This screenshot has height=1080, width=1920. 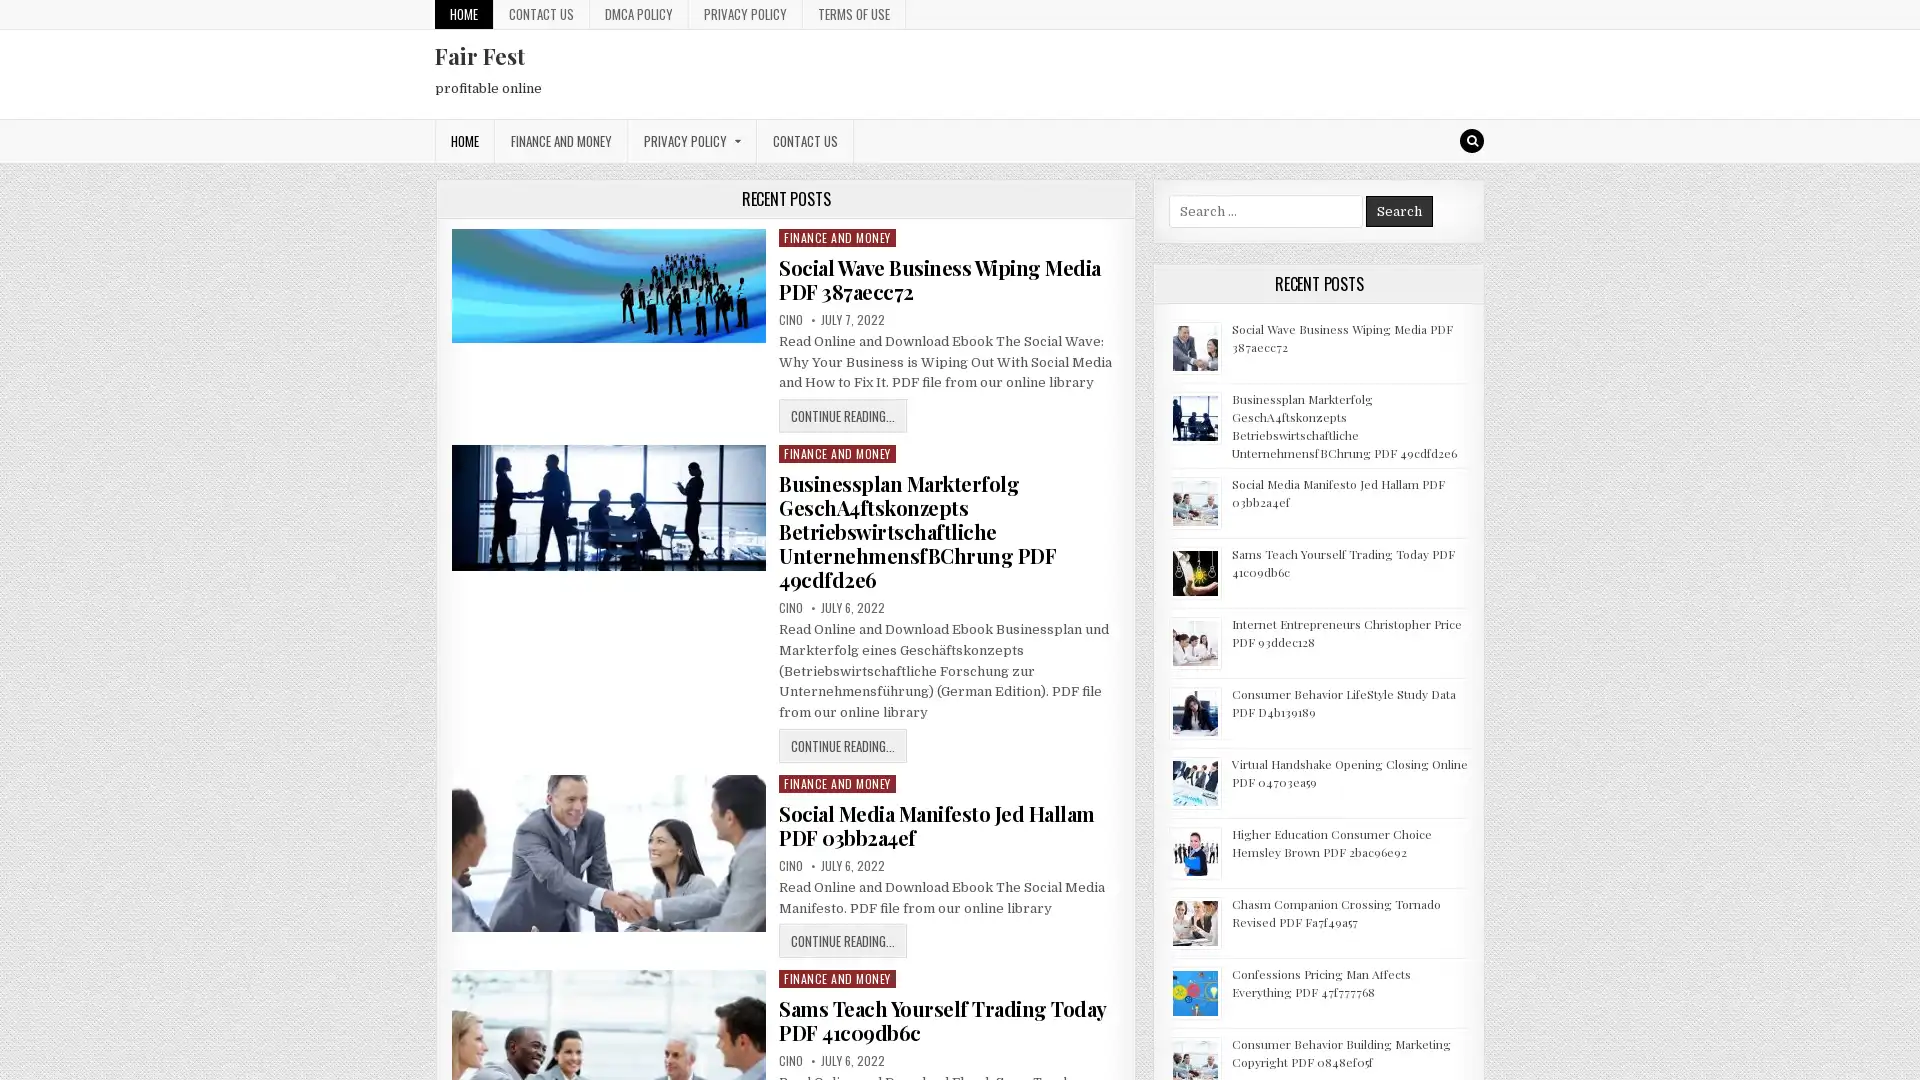 I want to click on Search, so click(x=1398, y=211).